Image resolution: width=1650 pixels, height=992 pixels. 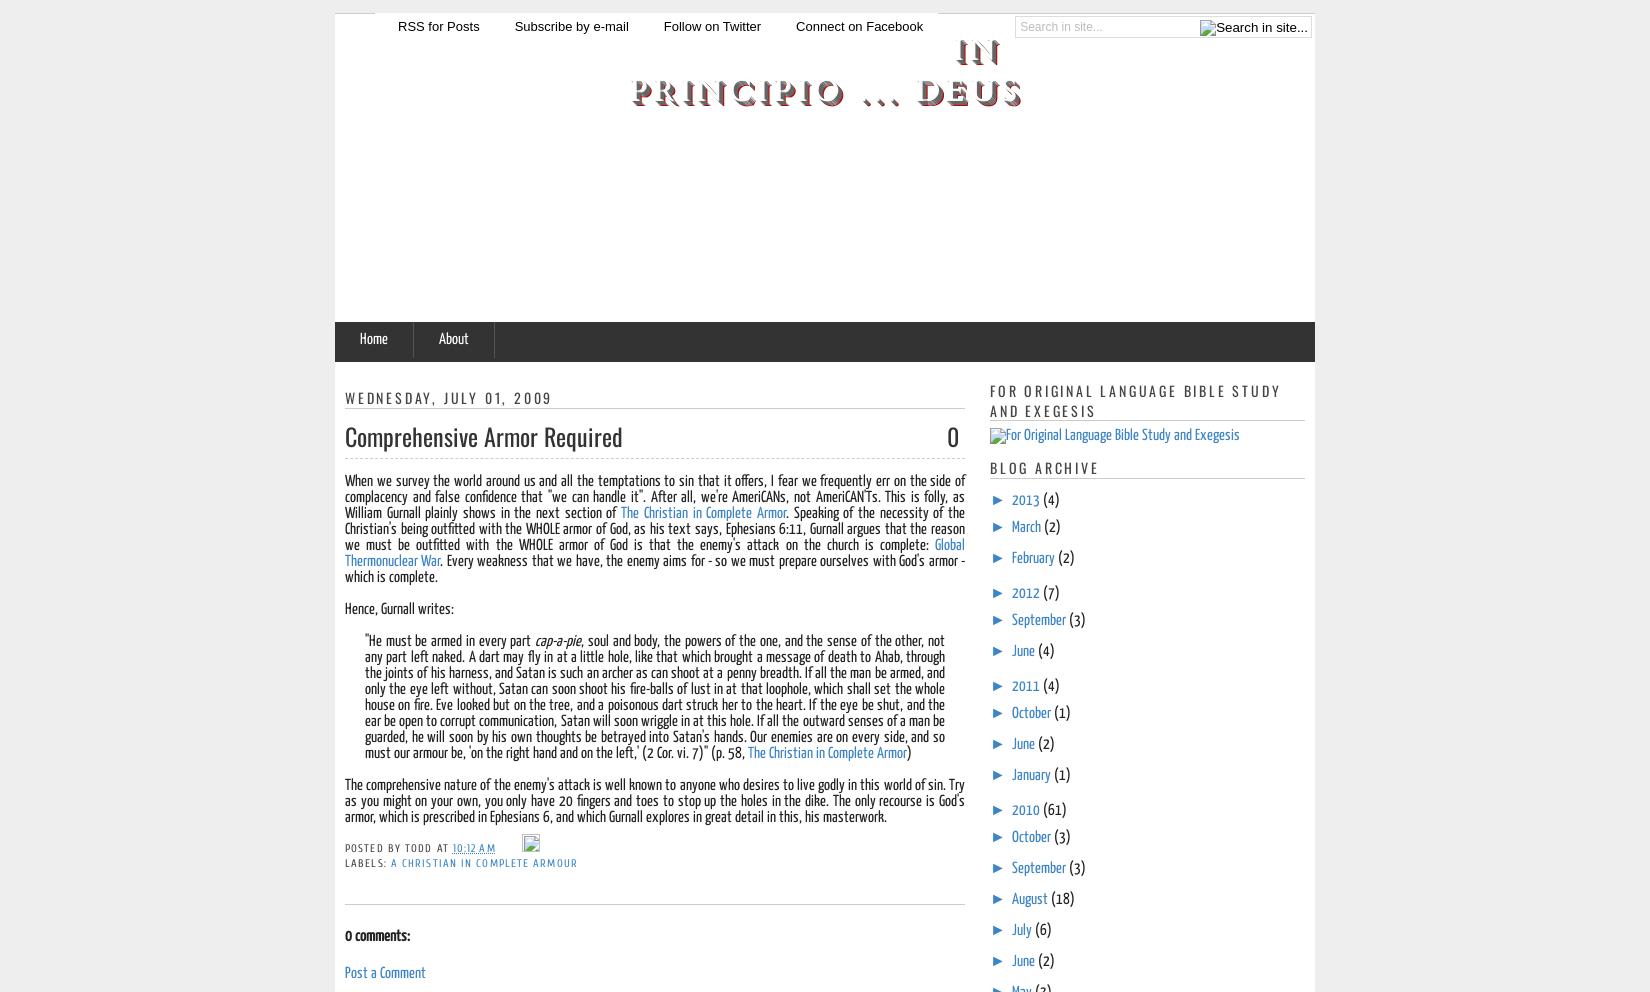 I want to click on '"He must be armed in every part', so click(x=448, y=640).